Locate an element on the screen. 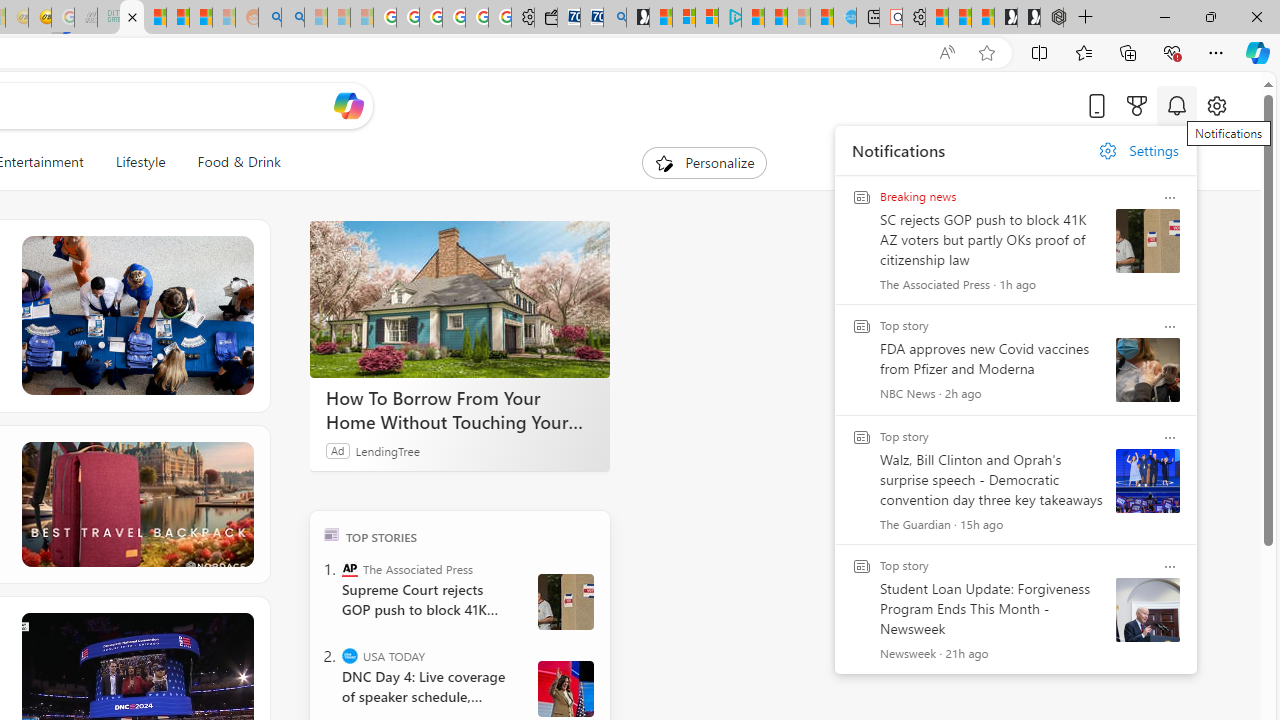 This screenshot has width=1280, height=720. 'Play Free Online Games | Games from Microsoft Start' is located at coordinates (1029, 17).